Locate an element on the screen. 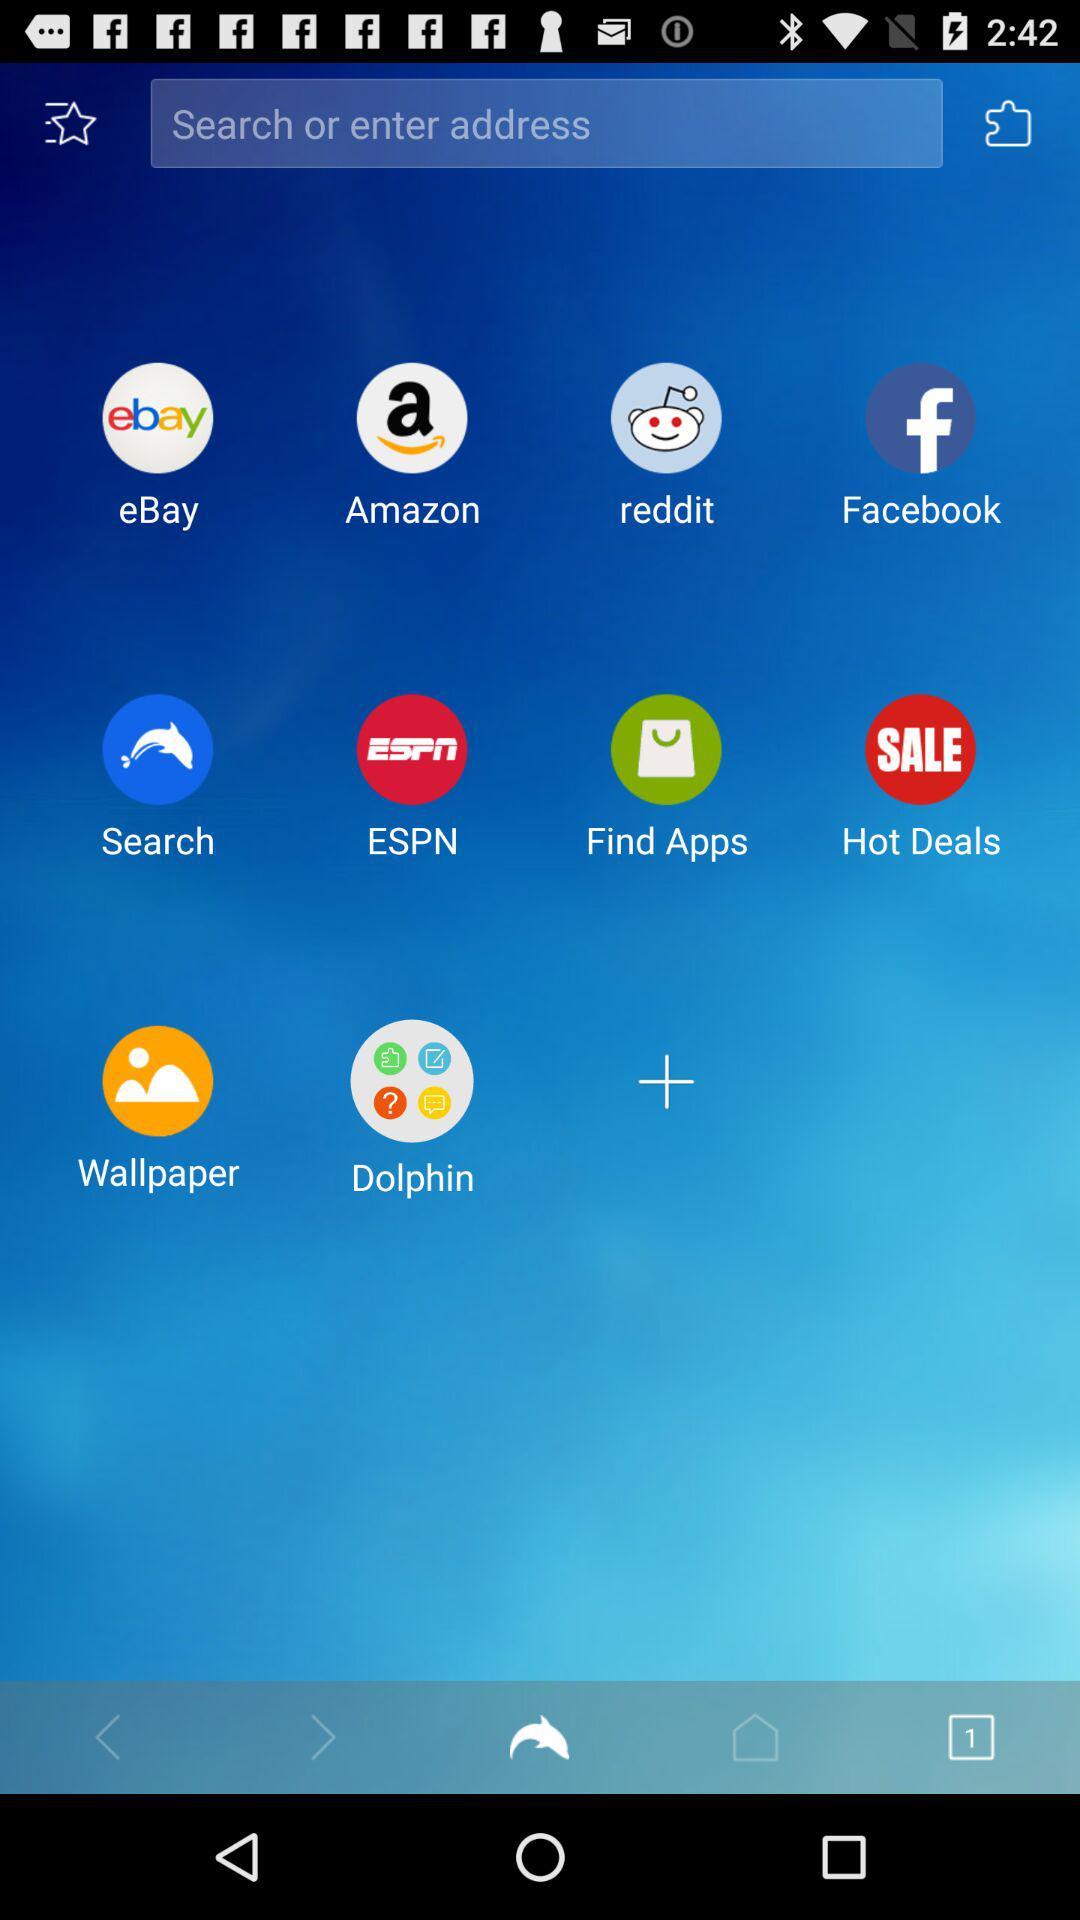 The width and height of the screenshot is (1080, 1920). icon above wallpaper icon is located at coordinates (157, 792).